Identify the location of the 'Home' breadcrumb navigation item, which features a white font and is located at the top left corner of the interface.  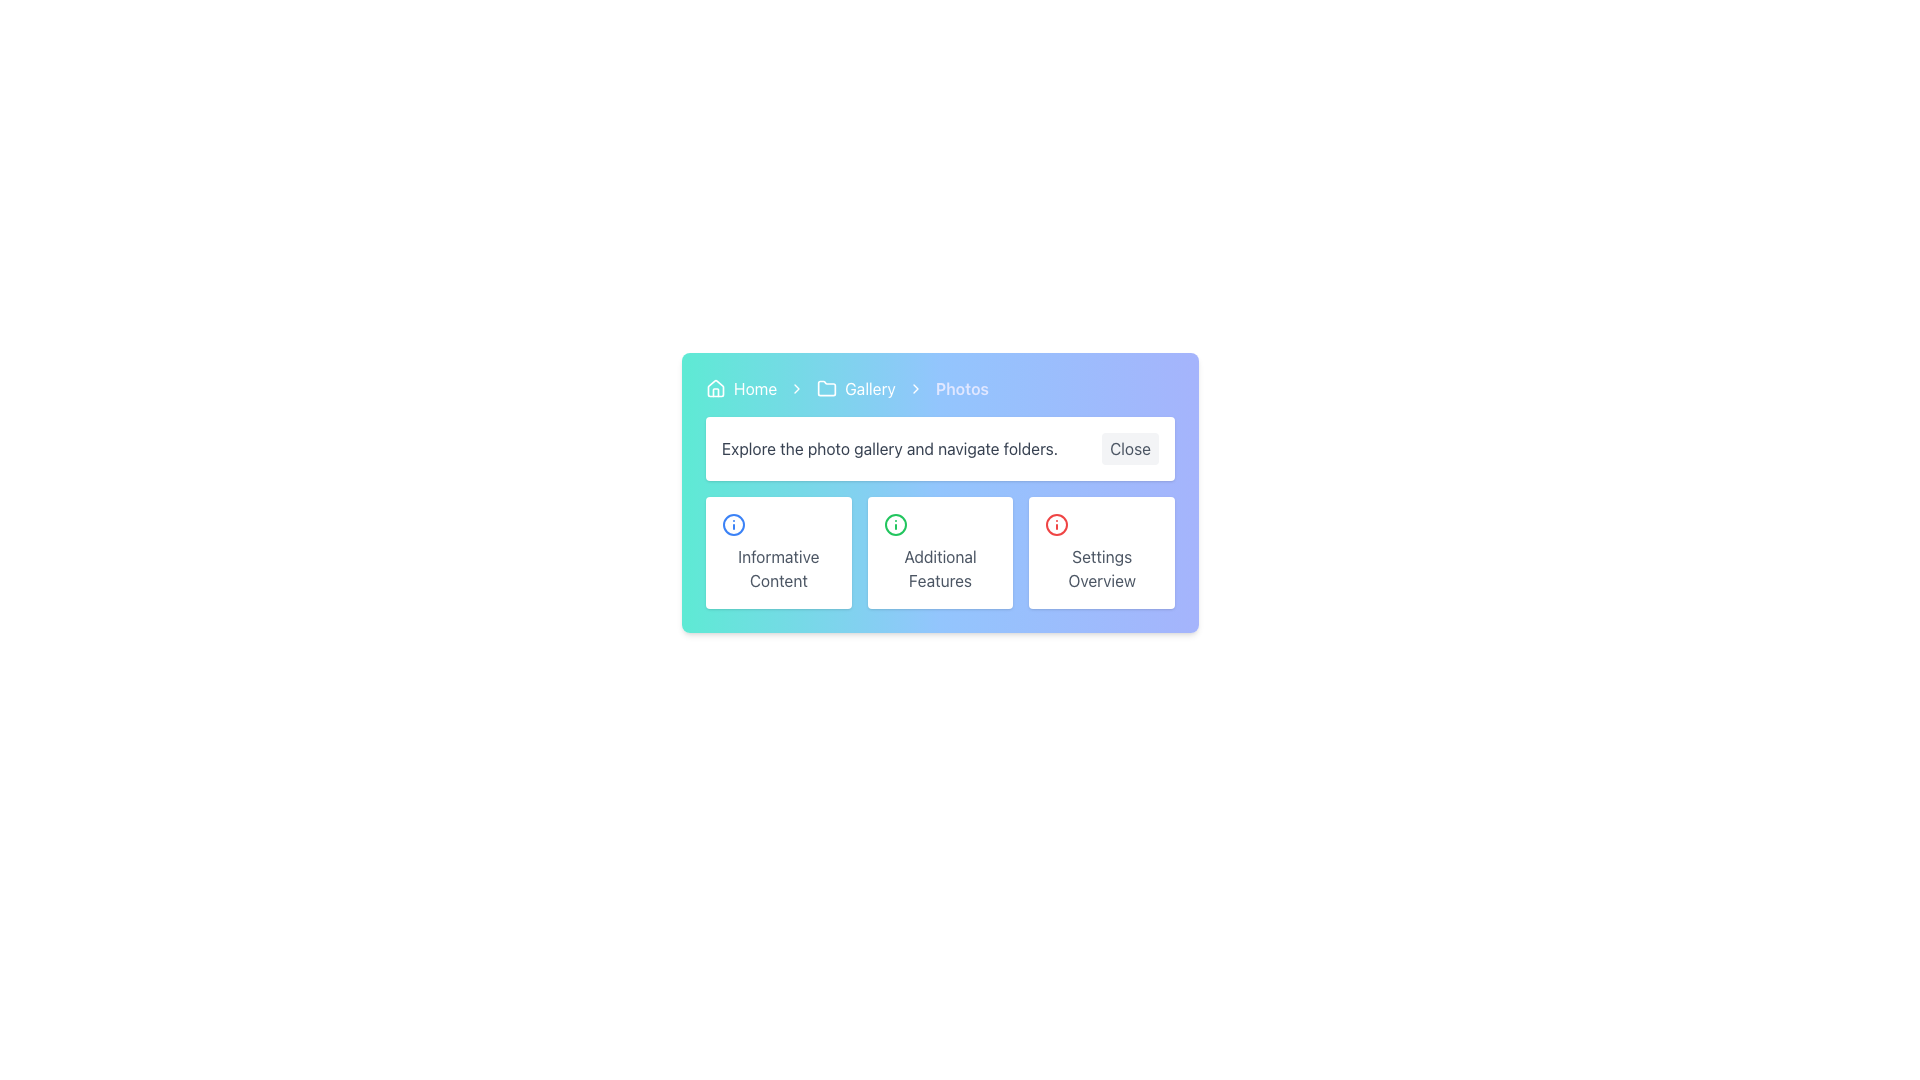
(740, 389).